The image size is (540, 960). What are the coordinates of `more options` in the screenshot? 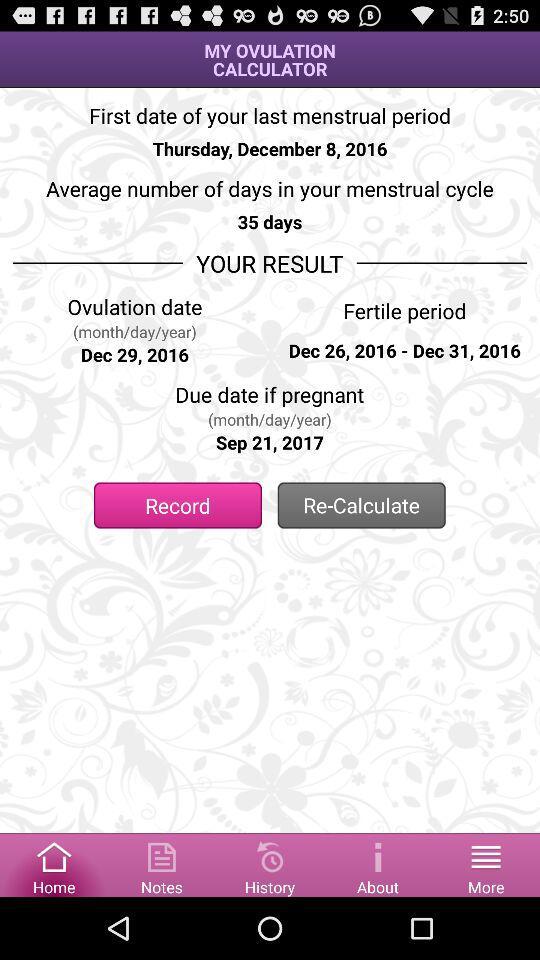 It's located at (485, 863).